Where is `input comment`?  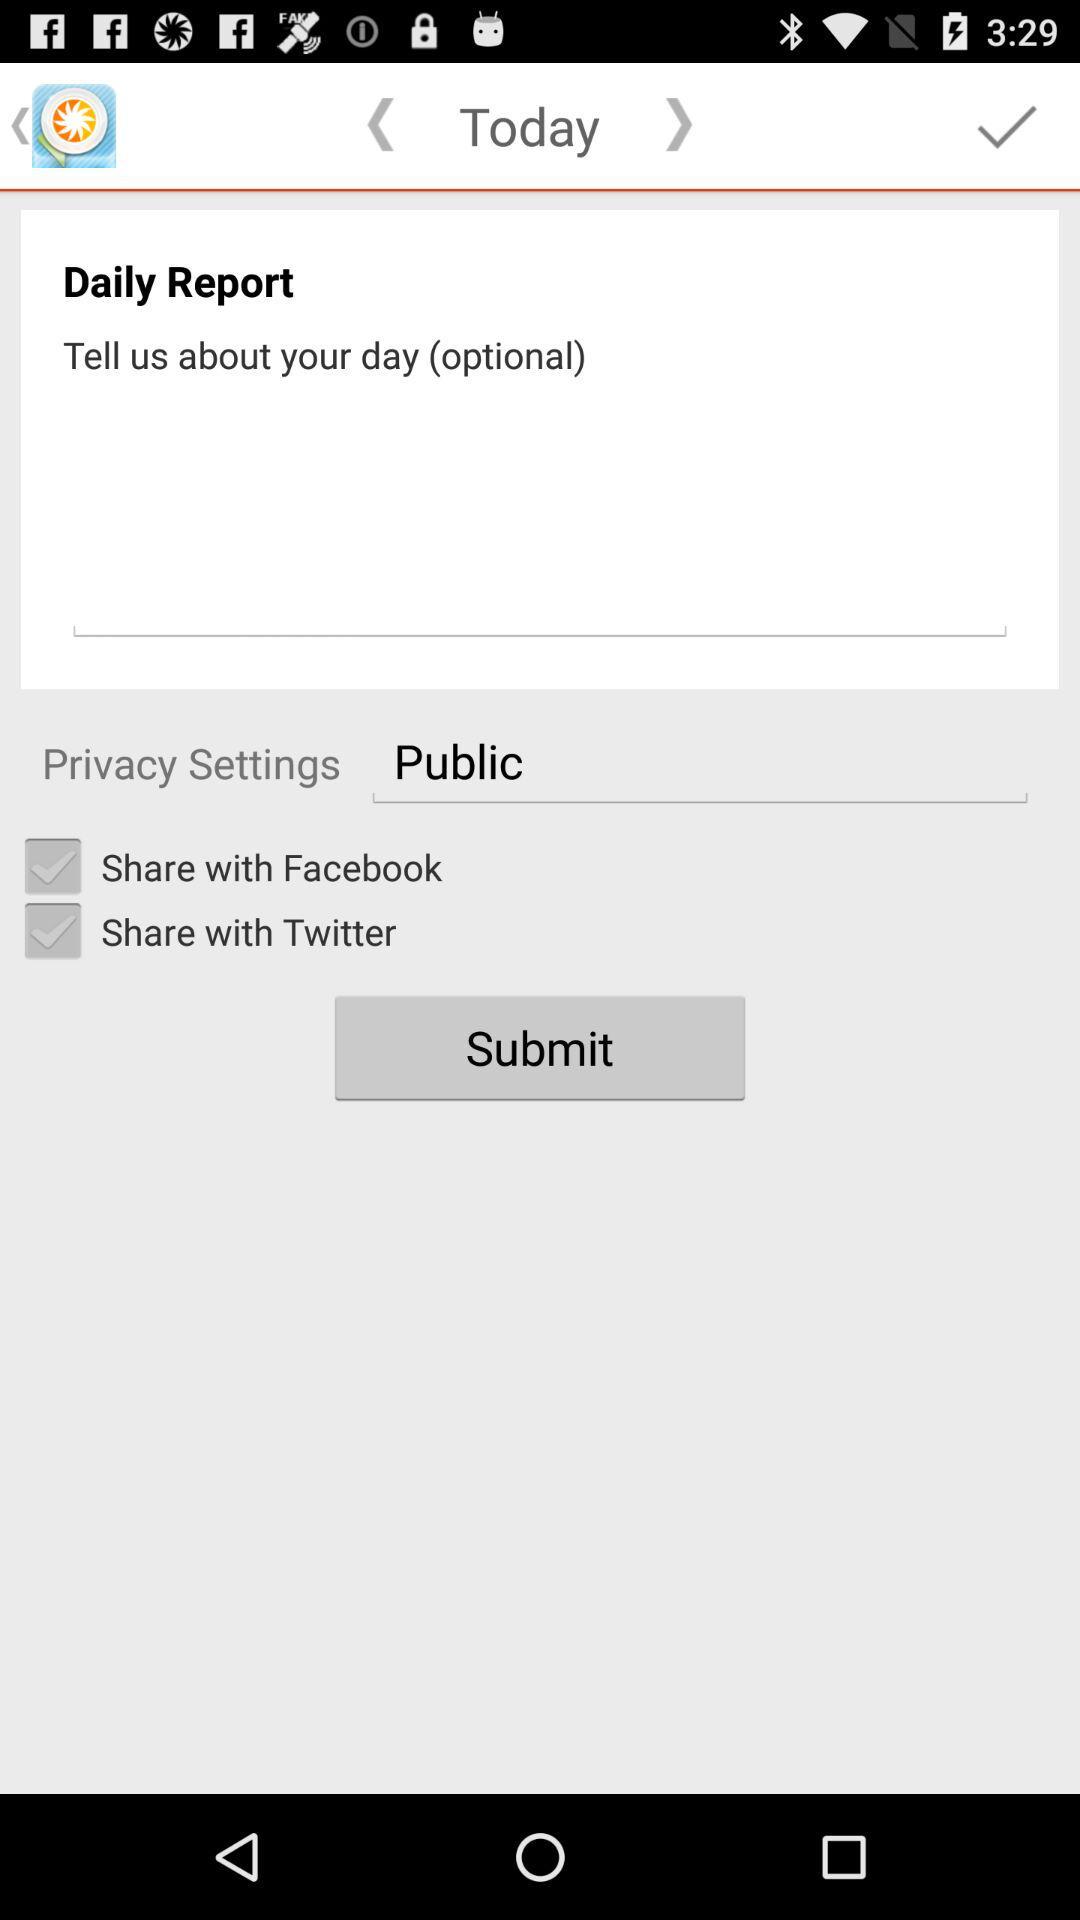 input comment is located at coordinates (540, 513).